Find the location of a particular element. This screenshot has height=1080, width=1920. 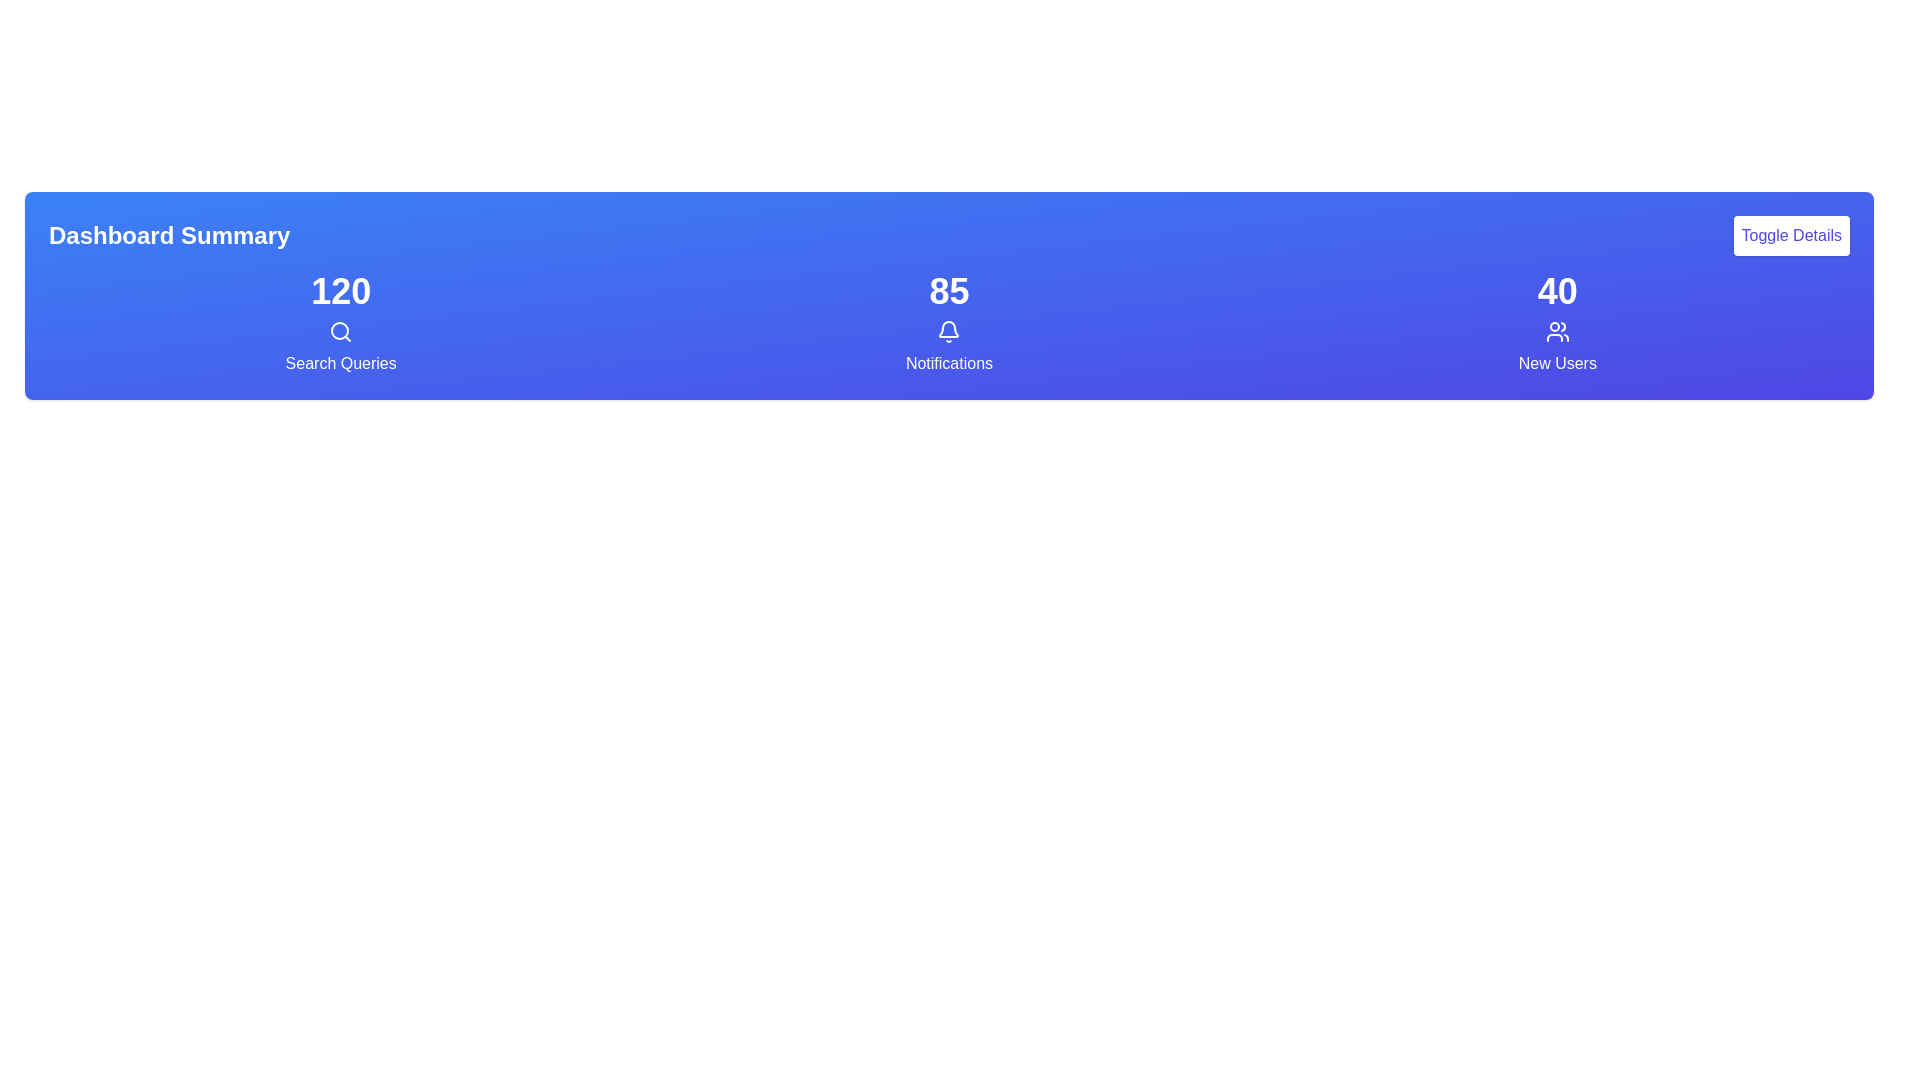

the graphical icon representing a group of users, which is located below the numerical text '40' and above the label 'New Users' in the rightmost information card of the dashboard is located at coordinates (1556, 330).